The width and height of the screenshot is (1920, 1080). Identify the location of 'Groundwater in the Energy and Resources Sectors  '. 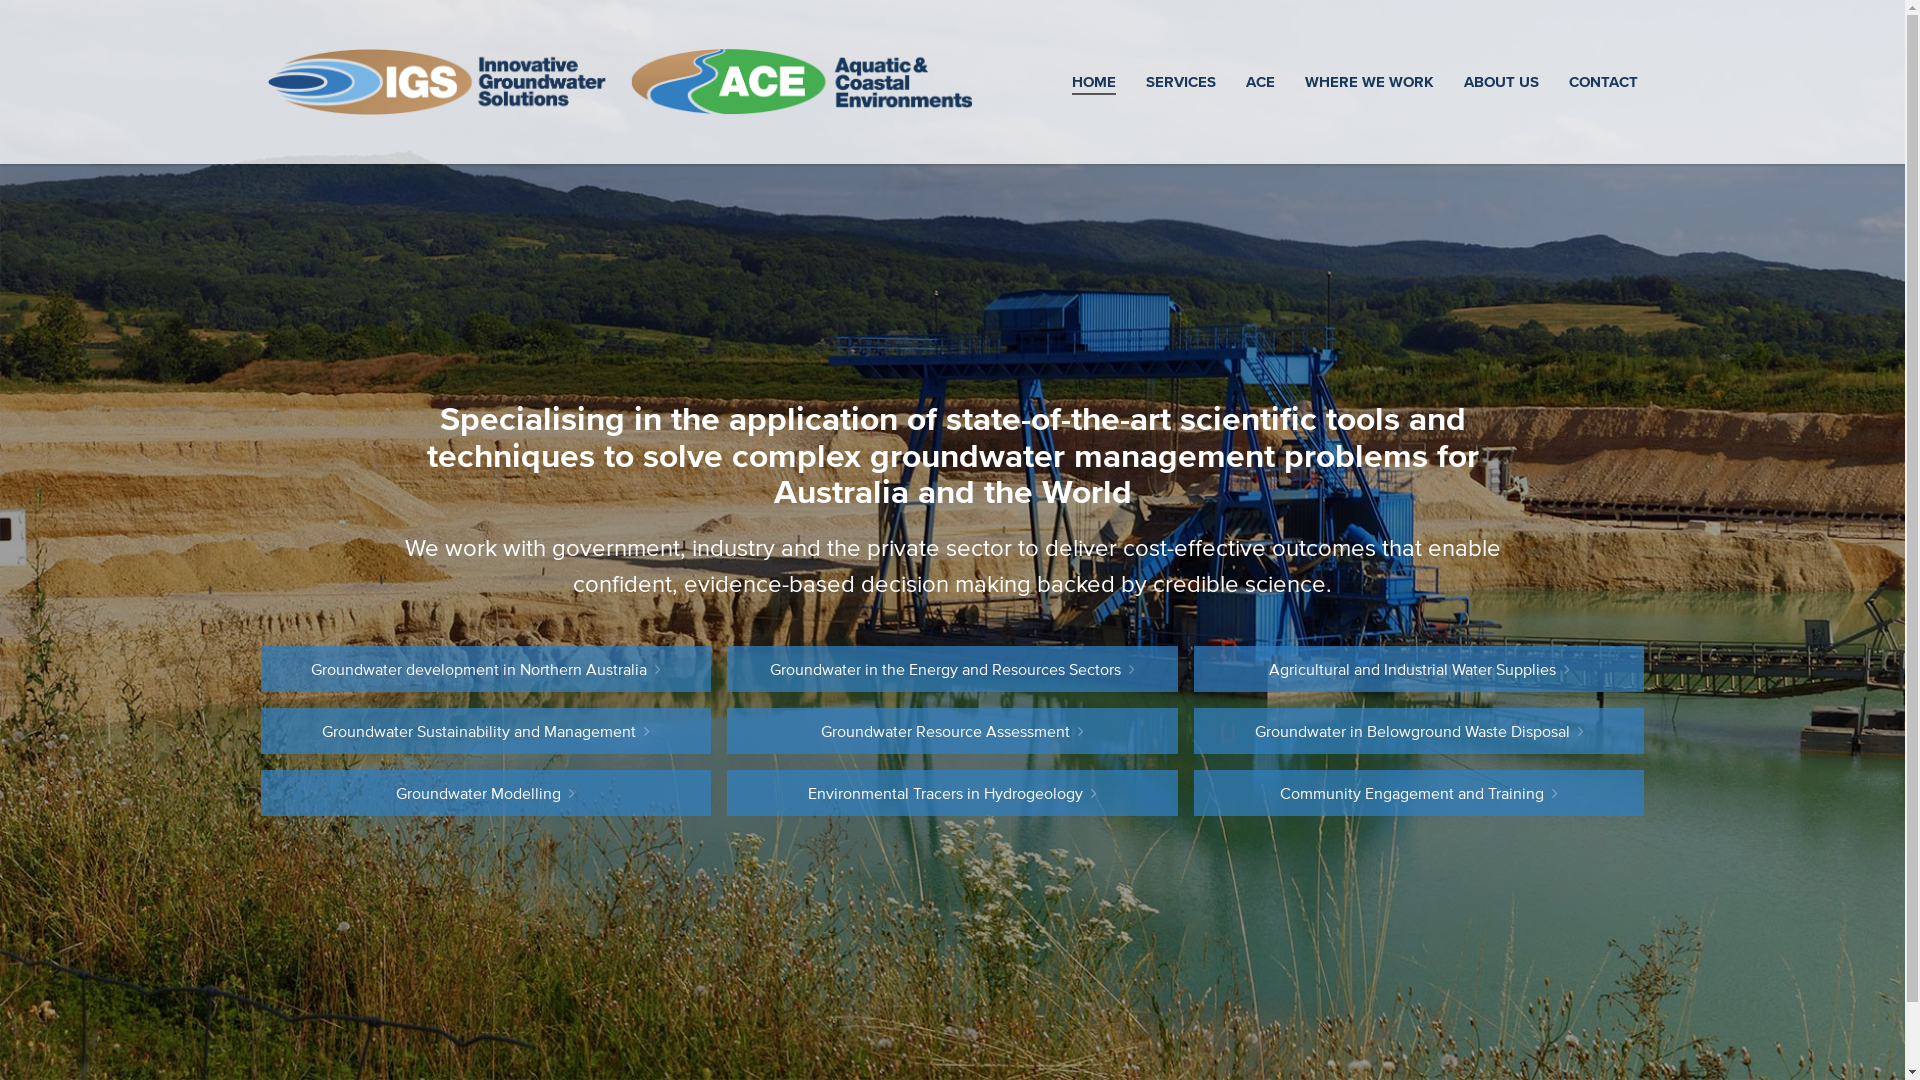
(951, 668).